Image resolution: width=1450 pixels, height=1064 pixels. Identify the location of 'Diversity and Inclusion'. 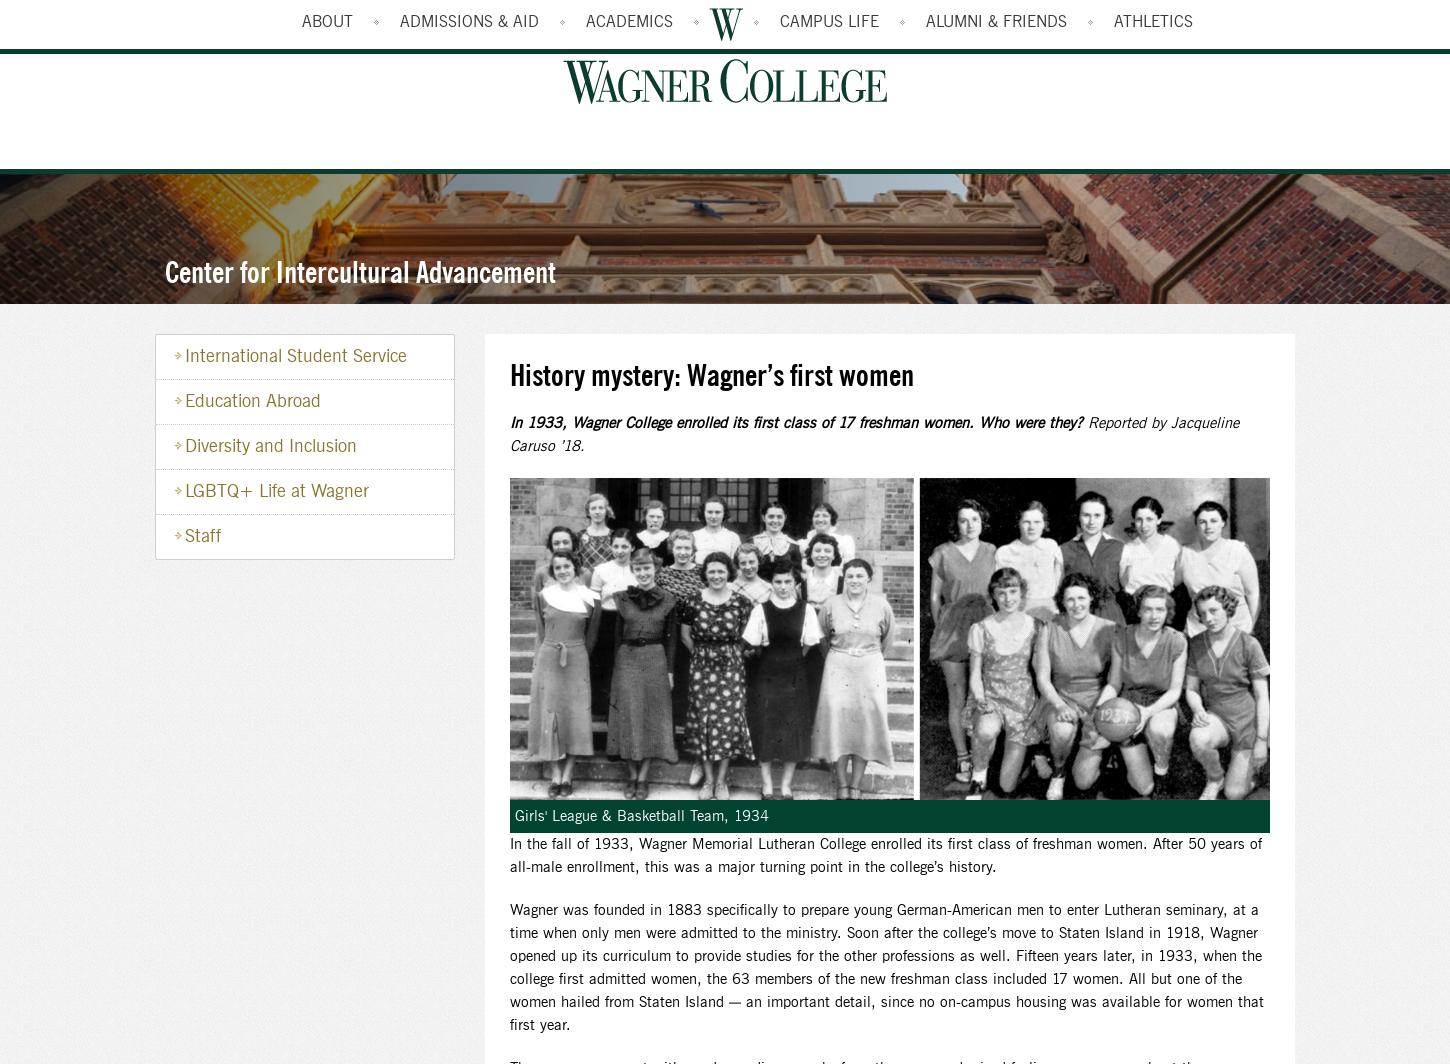
(271, 448).